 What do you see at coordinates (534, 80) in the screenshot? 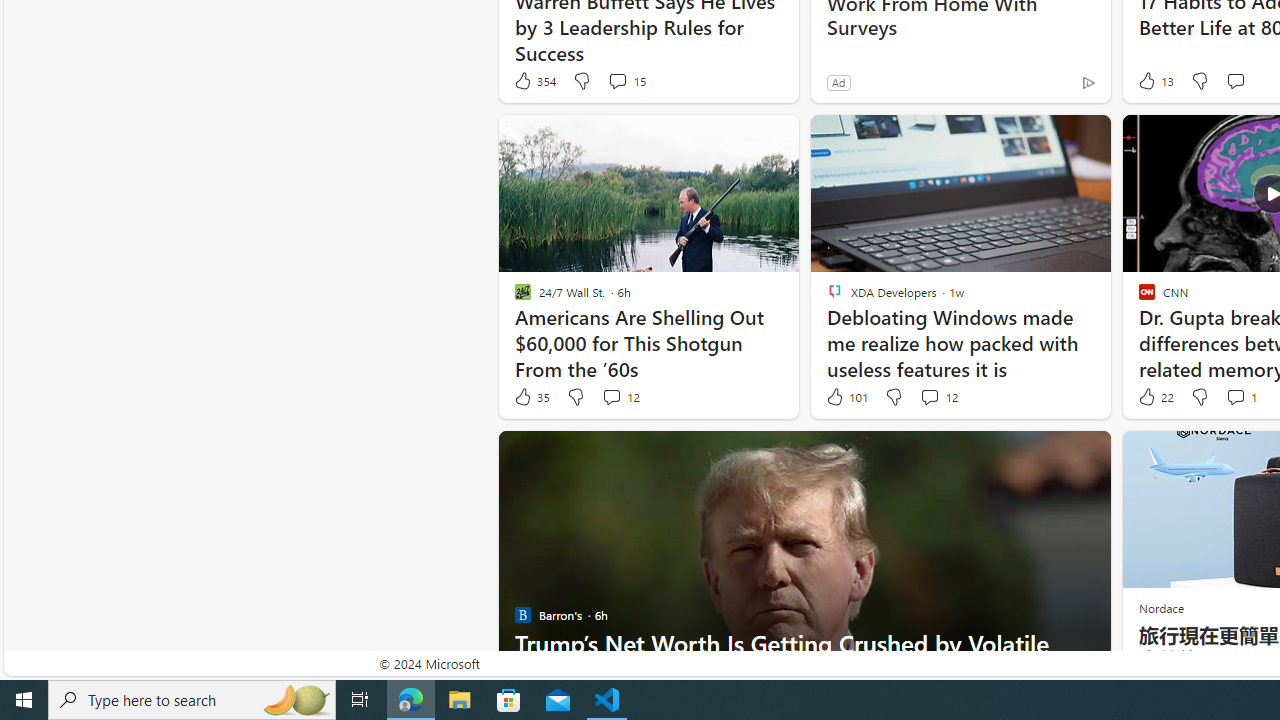
I see `'354 Like'` at bounding box center [534, 80].